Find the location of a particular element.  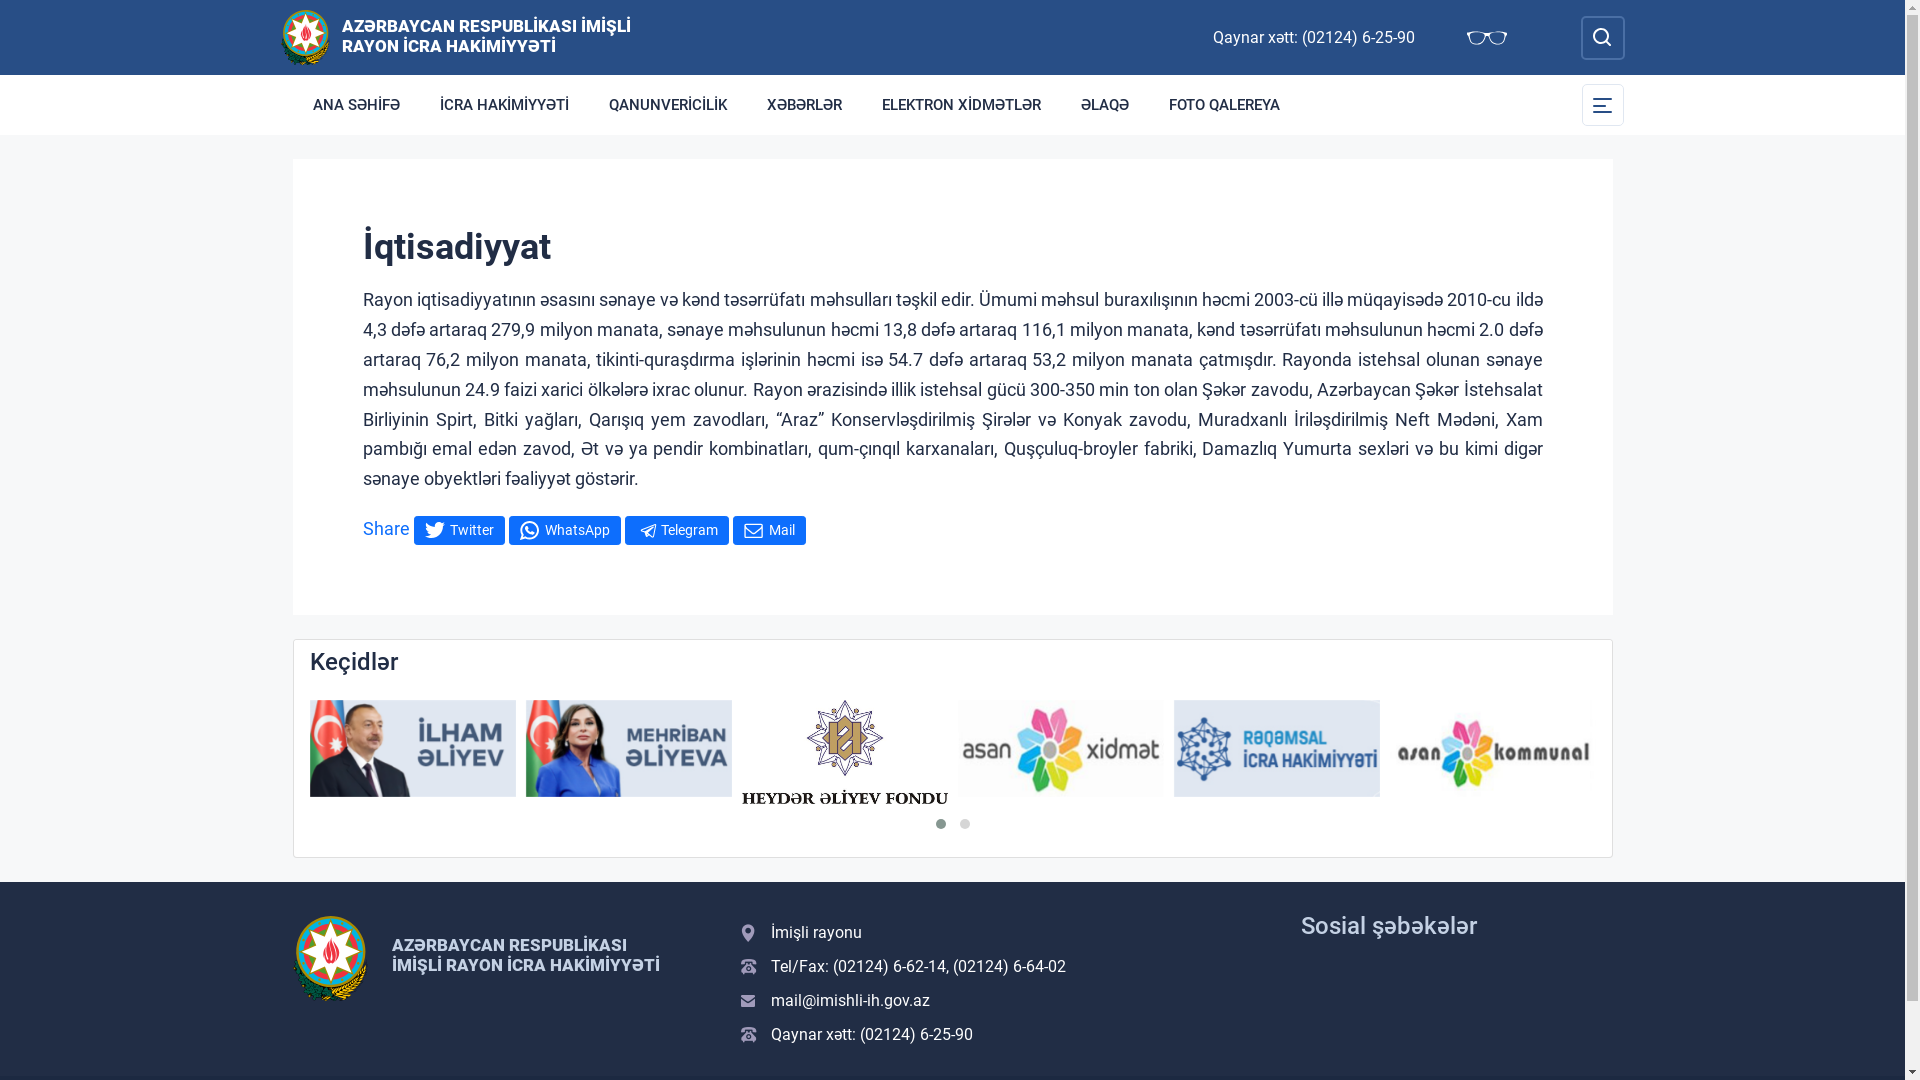

'Twitter' is located at coordinates (458, 529).